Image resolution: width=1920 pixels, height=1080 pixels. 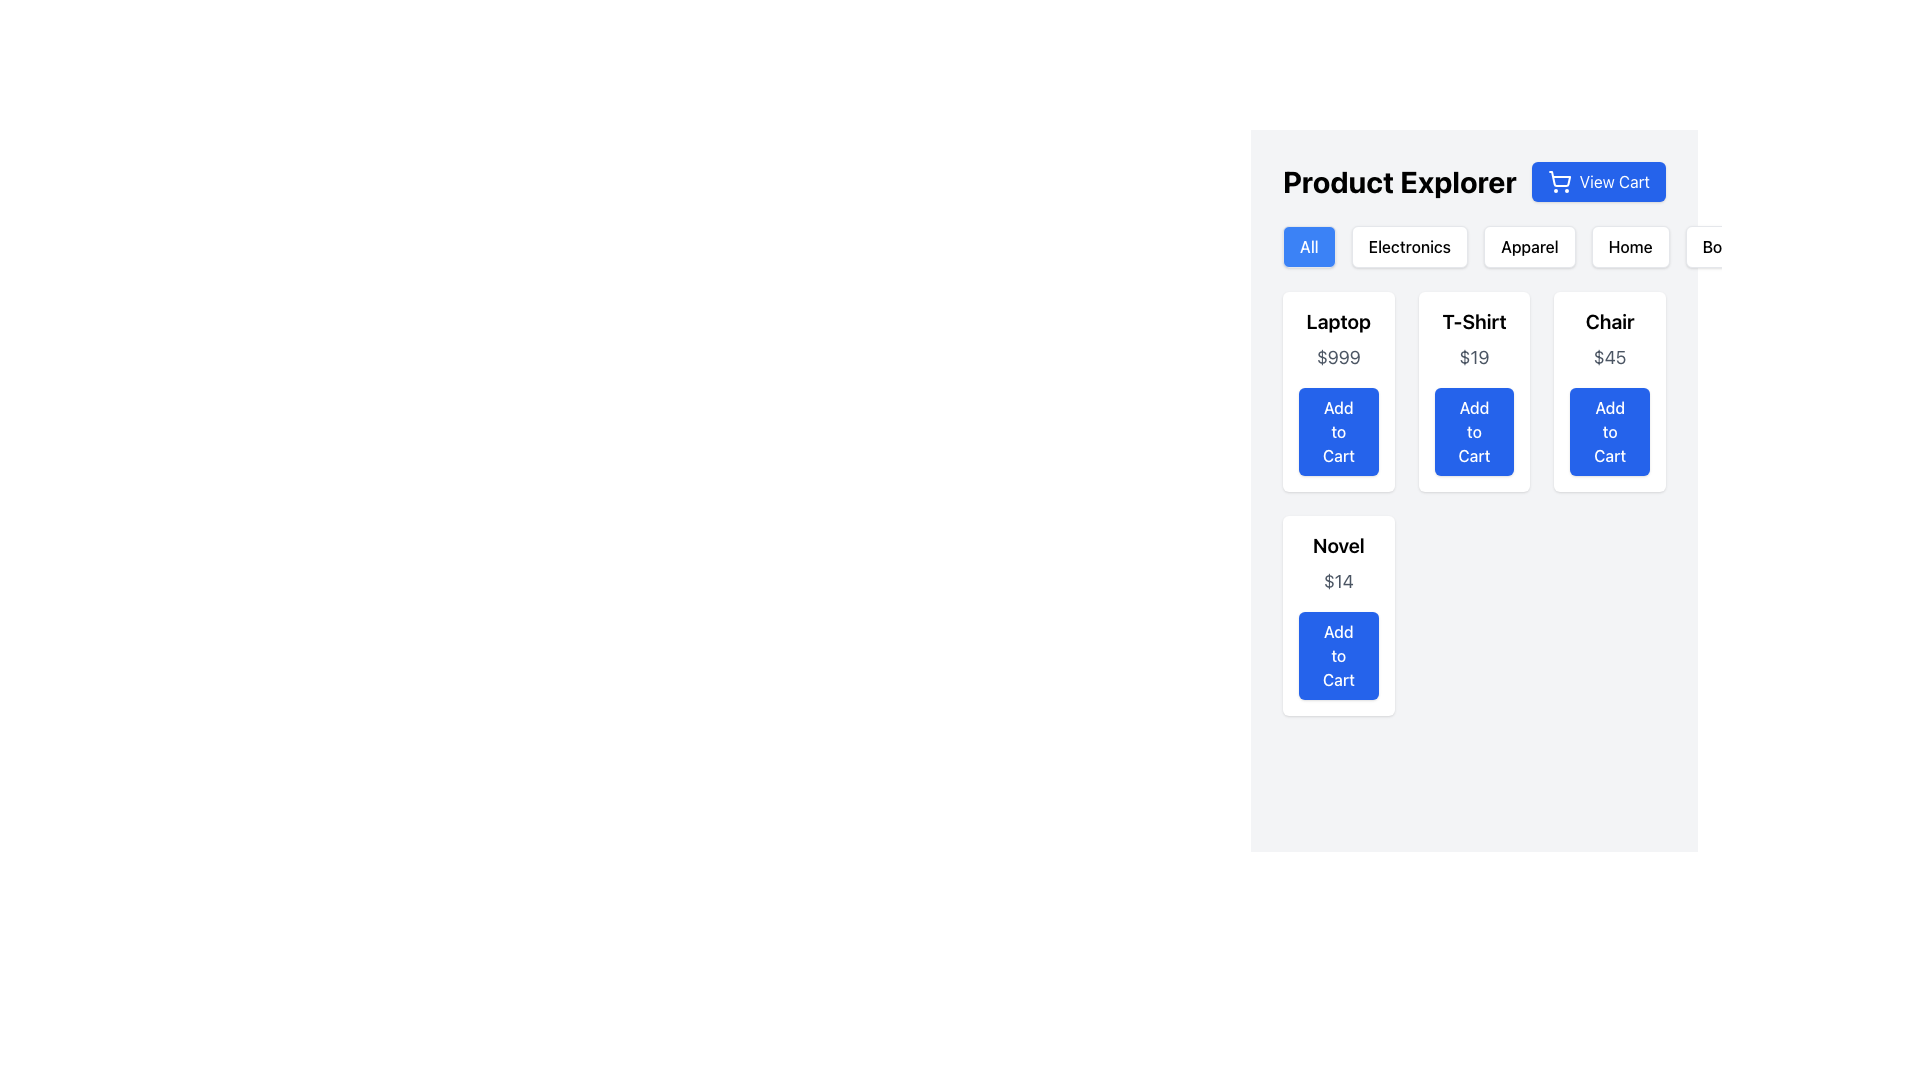 I want to click on the third 'Add to Cart' button located under the '$45' text in the product block for 'Chair', so click(x=1610, y=431).